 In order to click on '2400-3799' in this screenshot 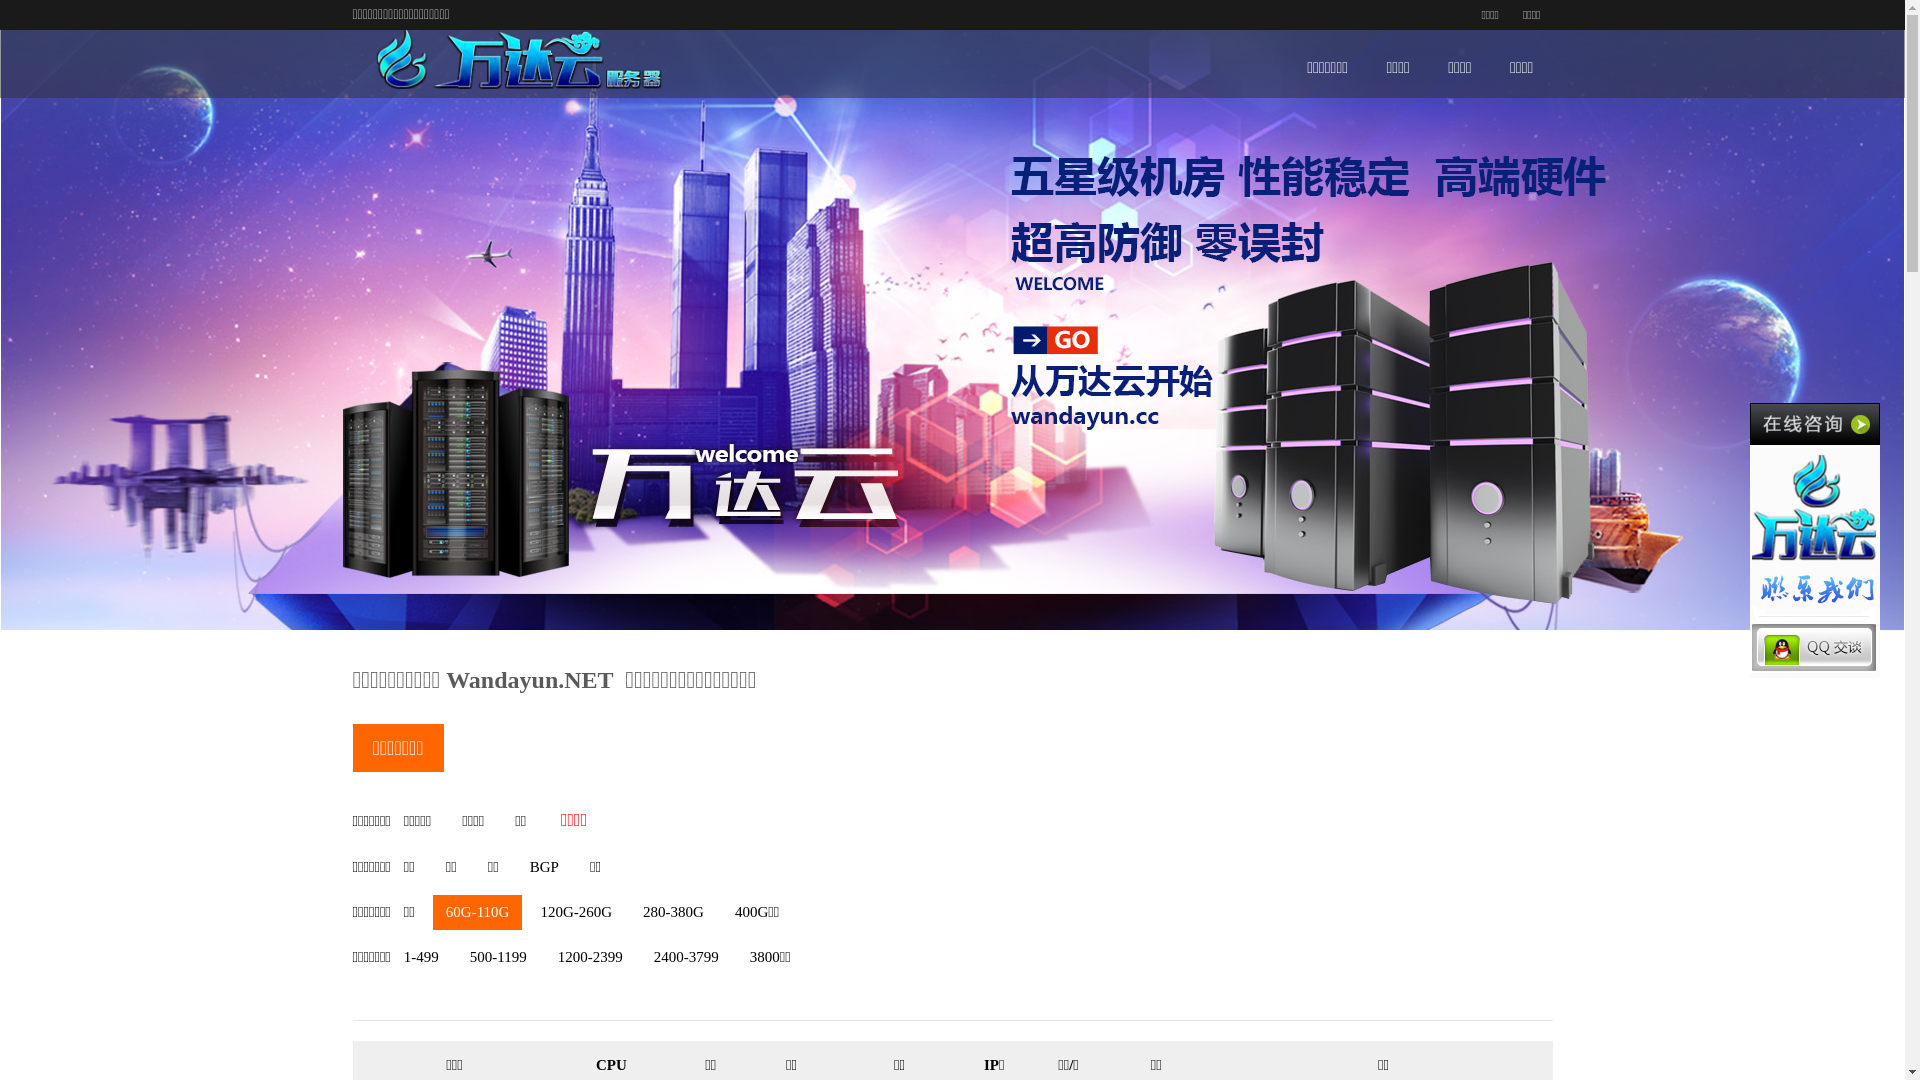, I will do `click(641, 956)`.